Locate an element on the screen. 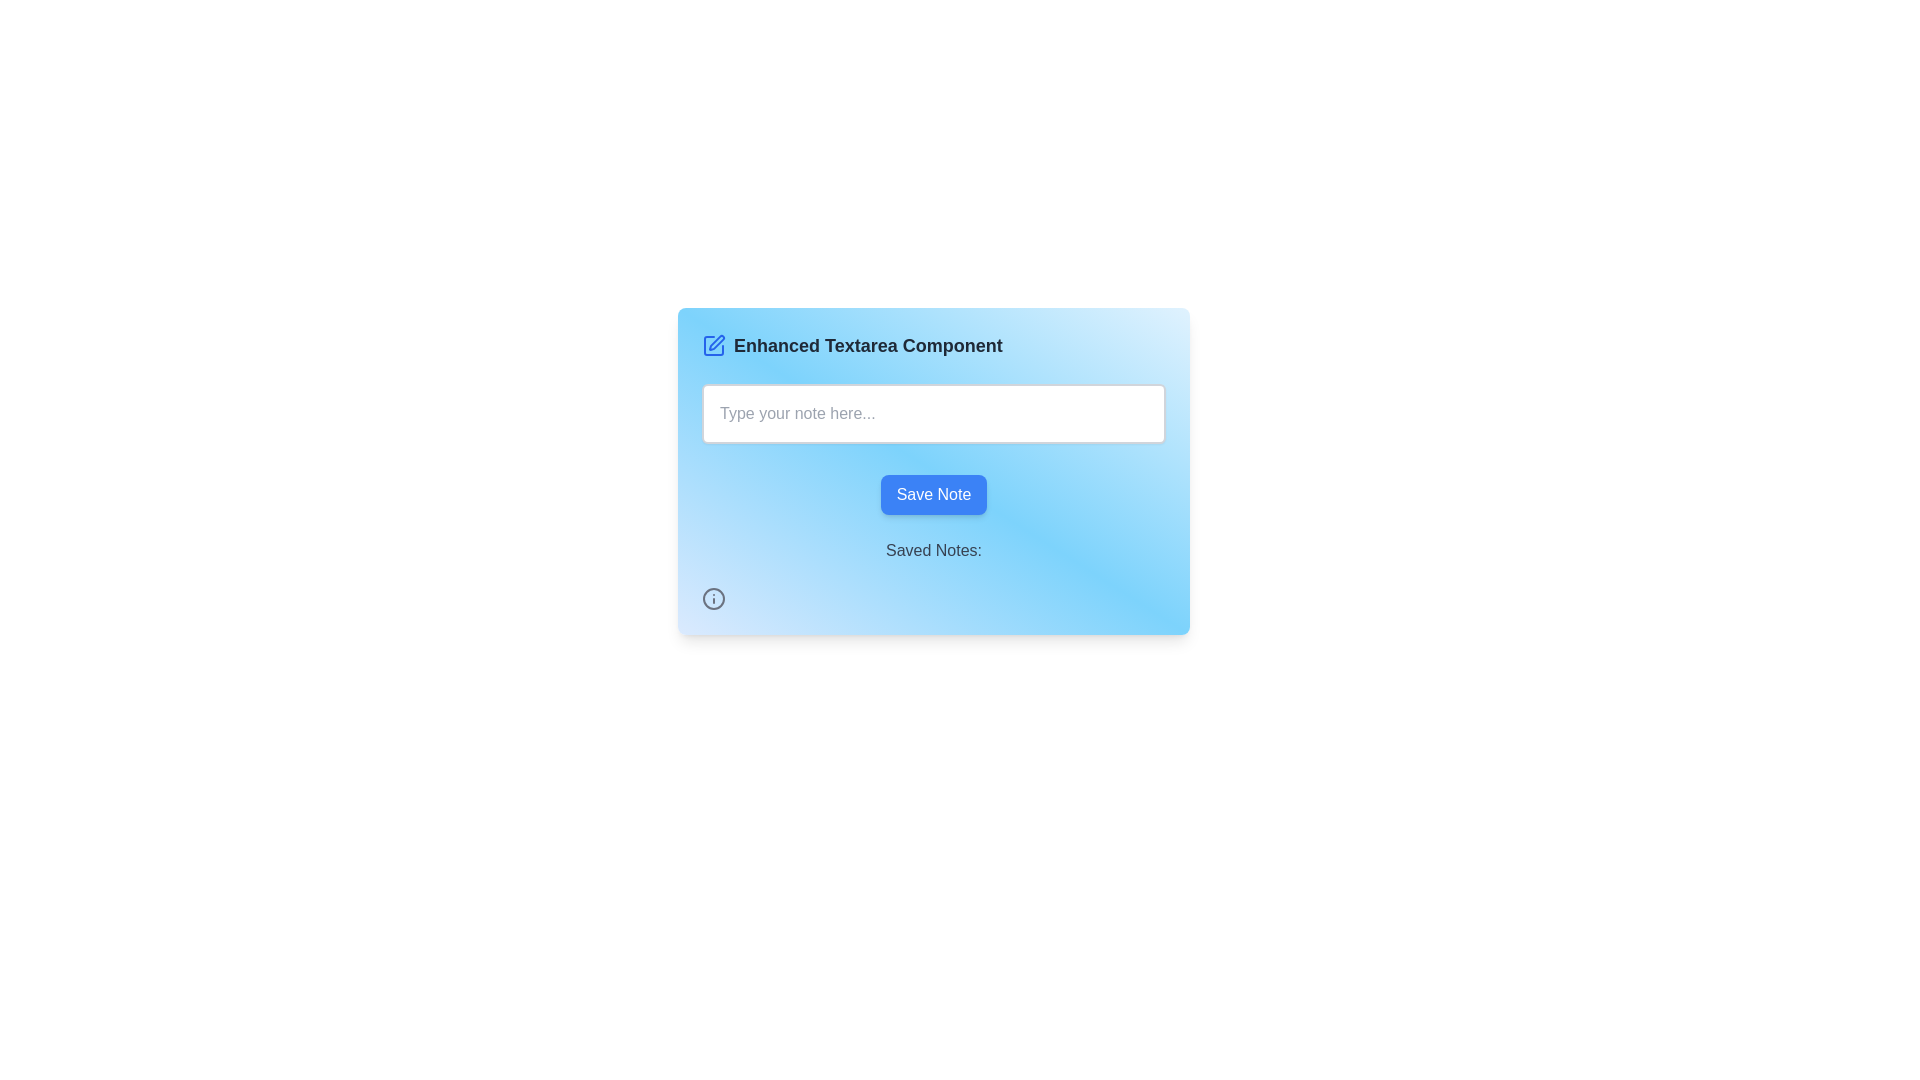 The width and height of the screenshot is (1920, 1080). the editing icon located to the left of the 'Enhanced Textarea Component' text is located at coordinates (714, 345).